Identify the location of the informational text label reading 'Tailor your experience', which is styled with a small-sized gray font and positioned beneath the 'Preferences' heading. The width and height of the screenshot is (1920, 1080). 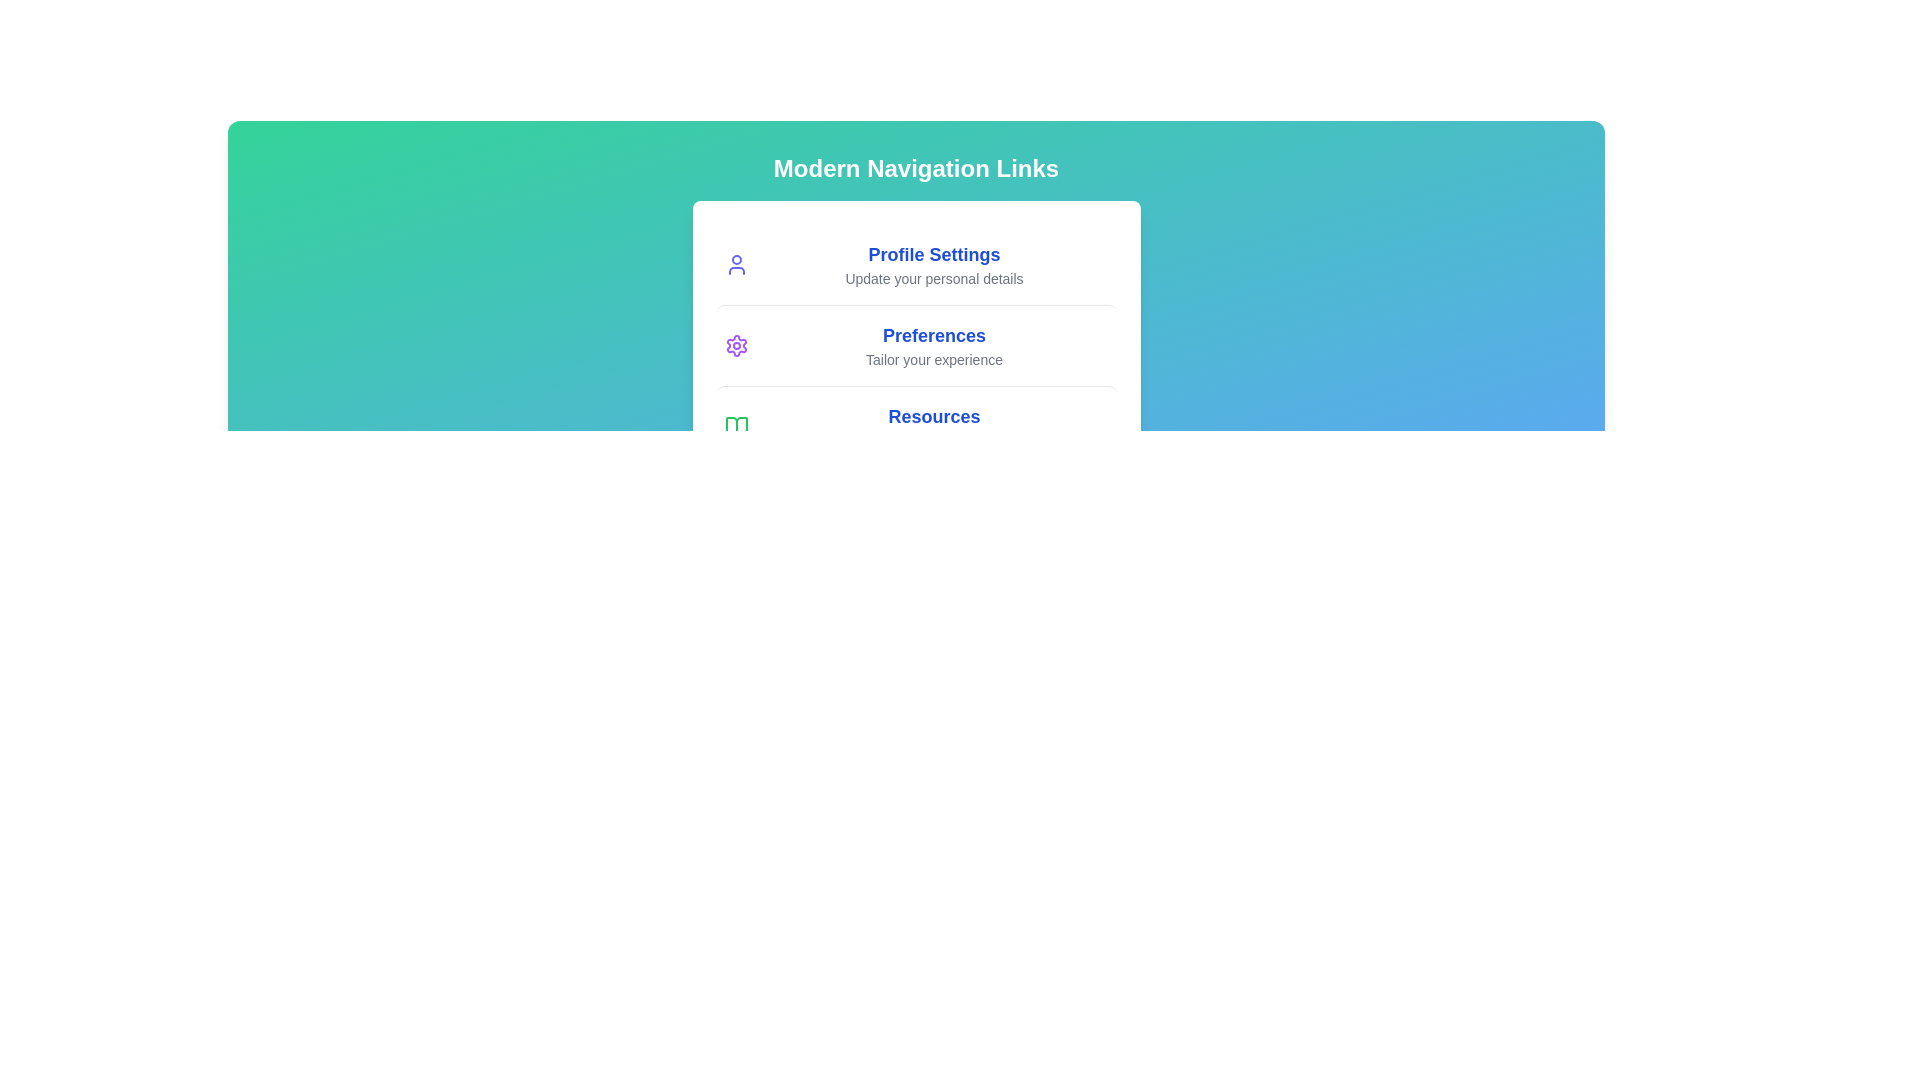
(933, 358).